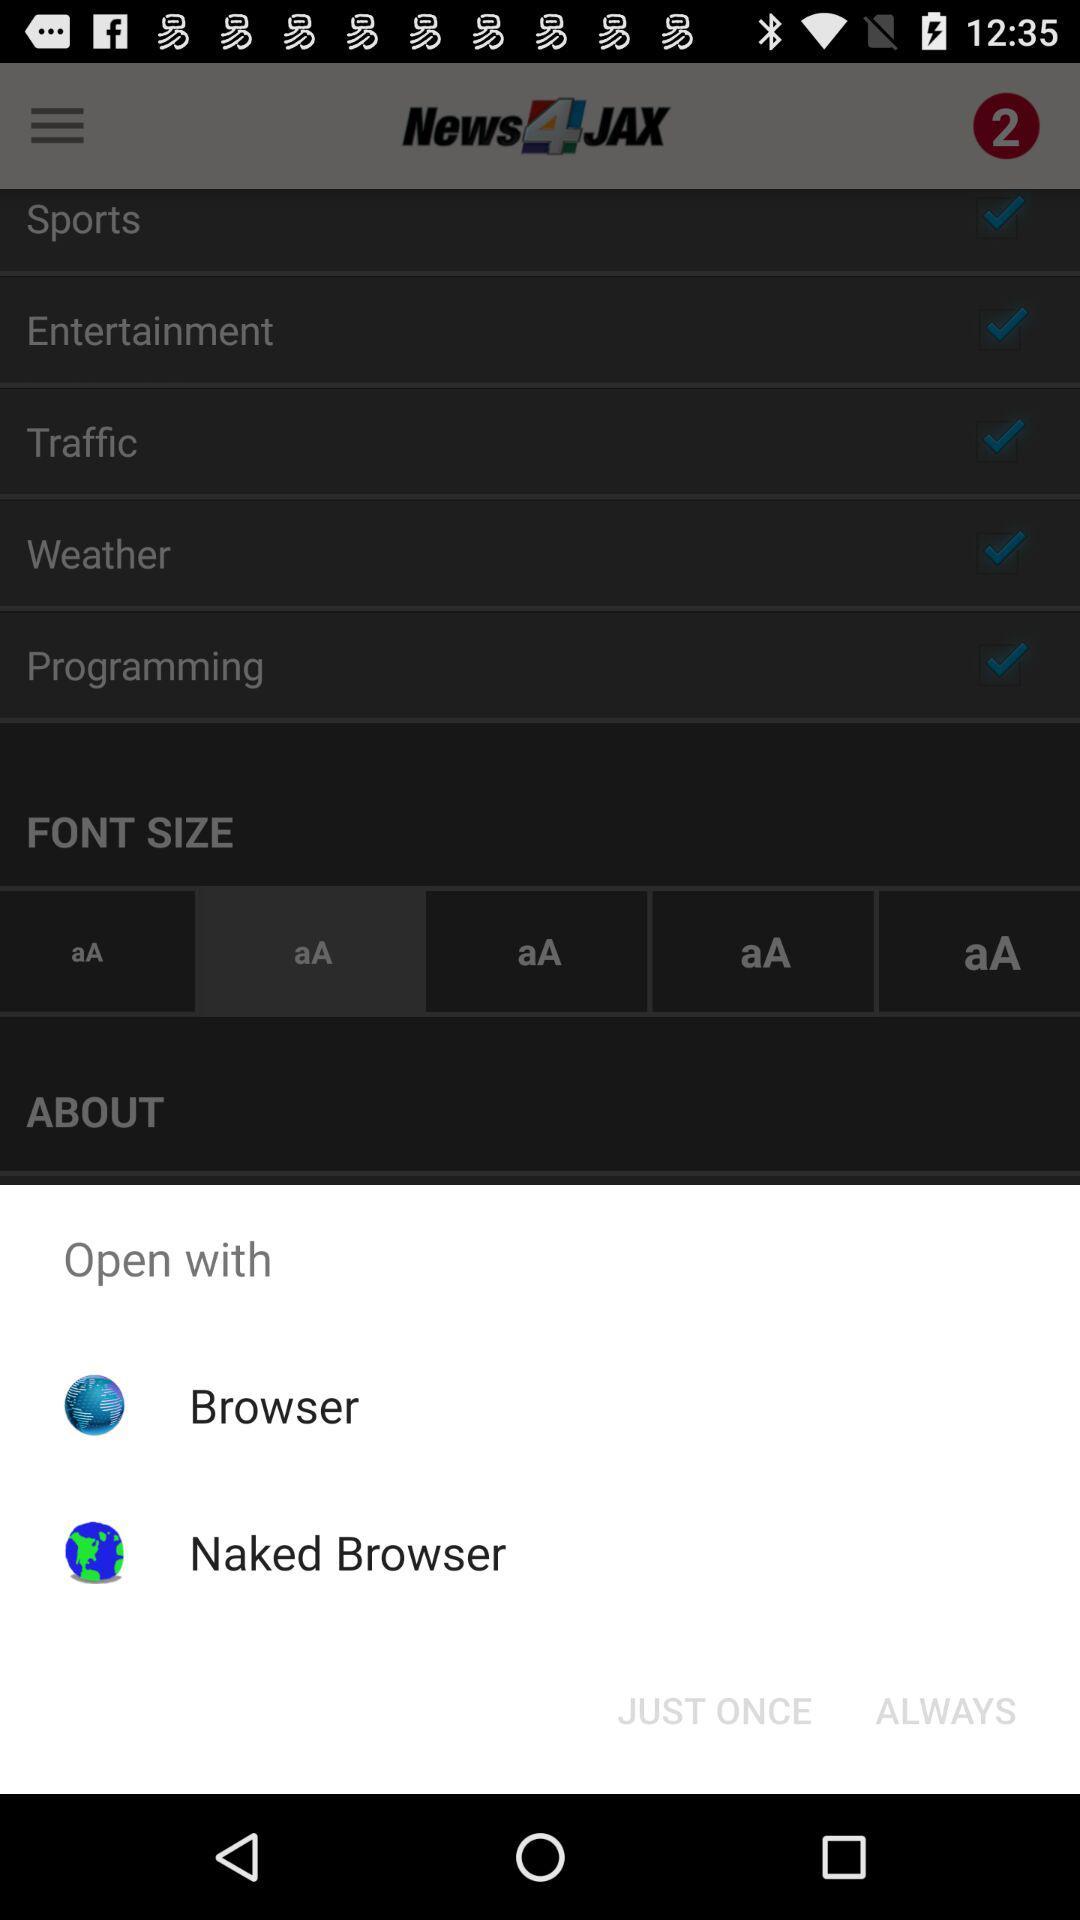  What do you see at coordinates (945, 1708) in the screenshot?
I see `the always item` at bounding box center [945, 1708].